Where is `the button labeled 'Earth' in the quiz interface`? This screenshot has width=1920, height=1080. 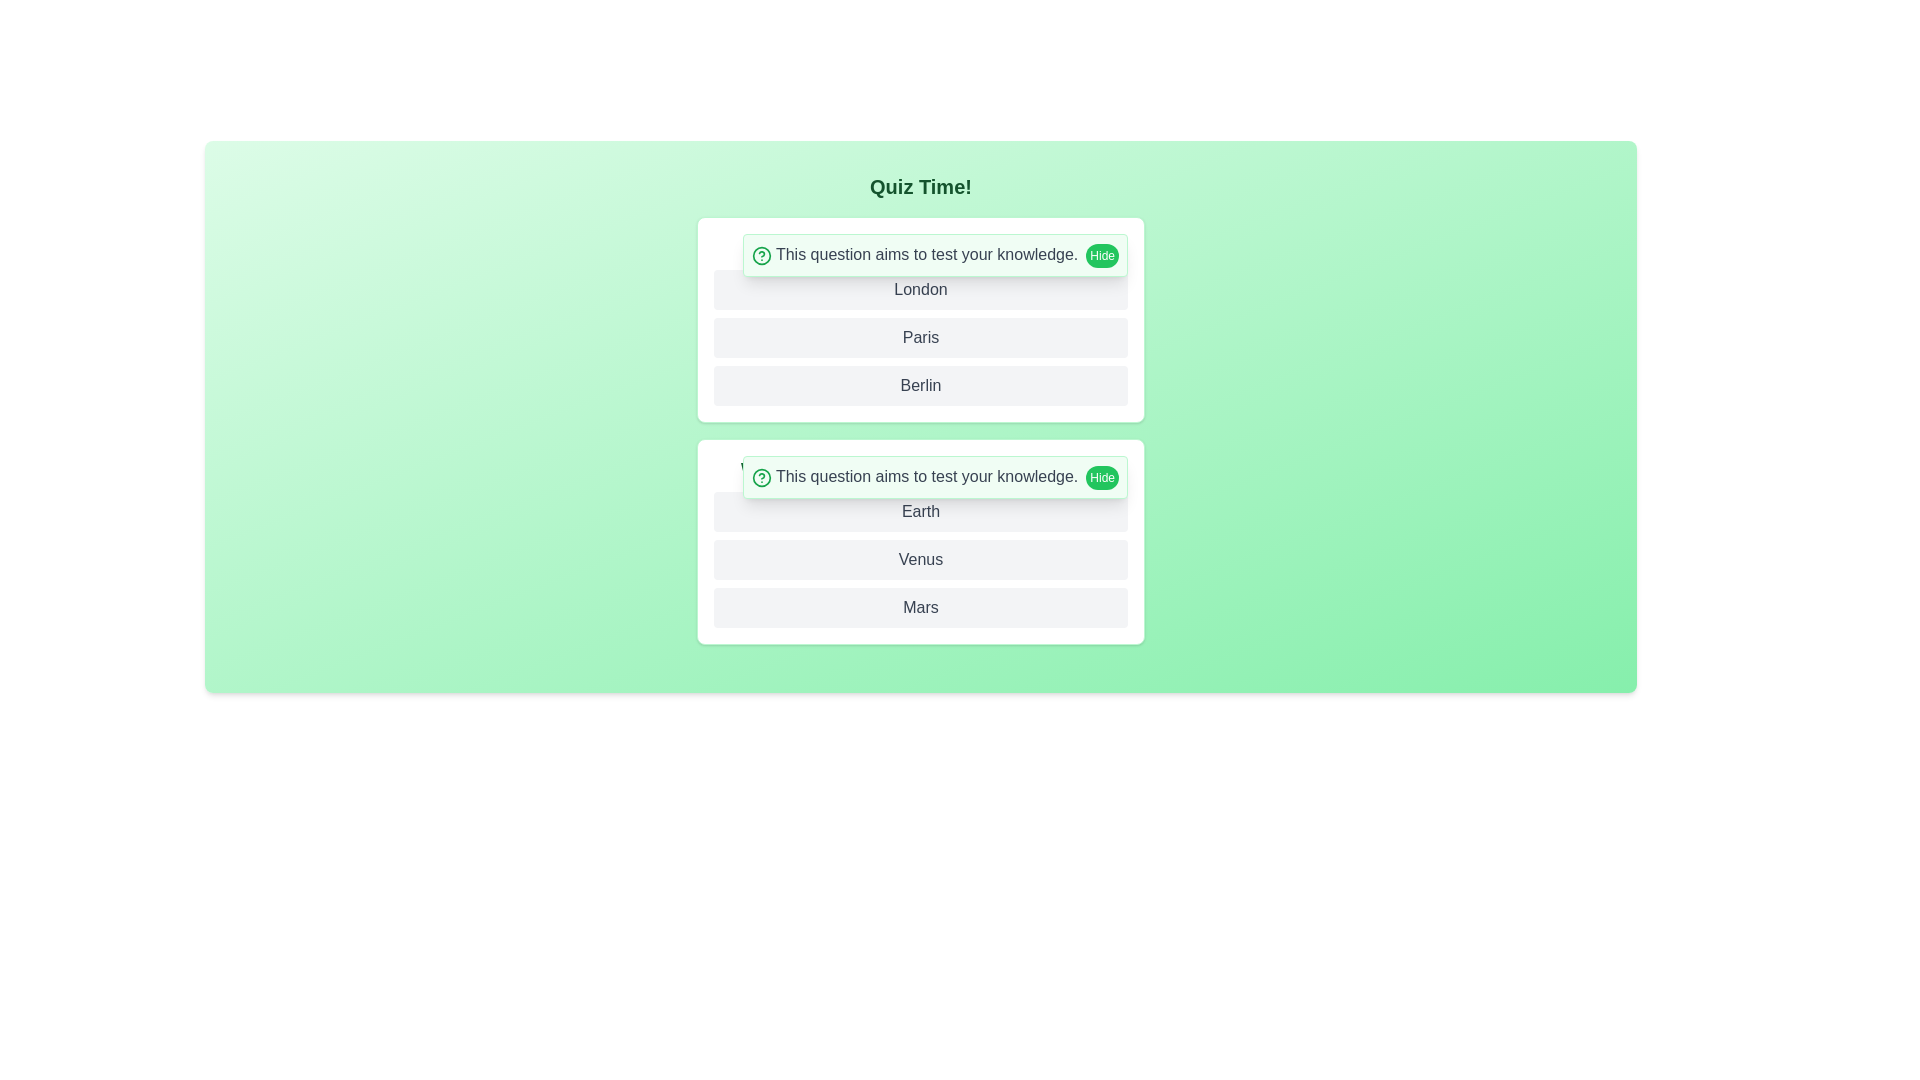 the button labeled 'Earth' in the quiz interface is located at coordinates (920, 511).